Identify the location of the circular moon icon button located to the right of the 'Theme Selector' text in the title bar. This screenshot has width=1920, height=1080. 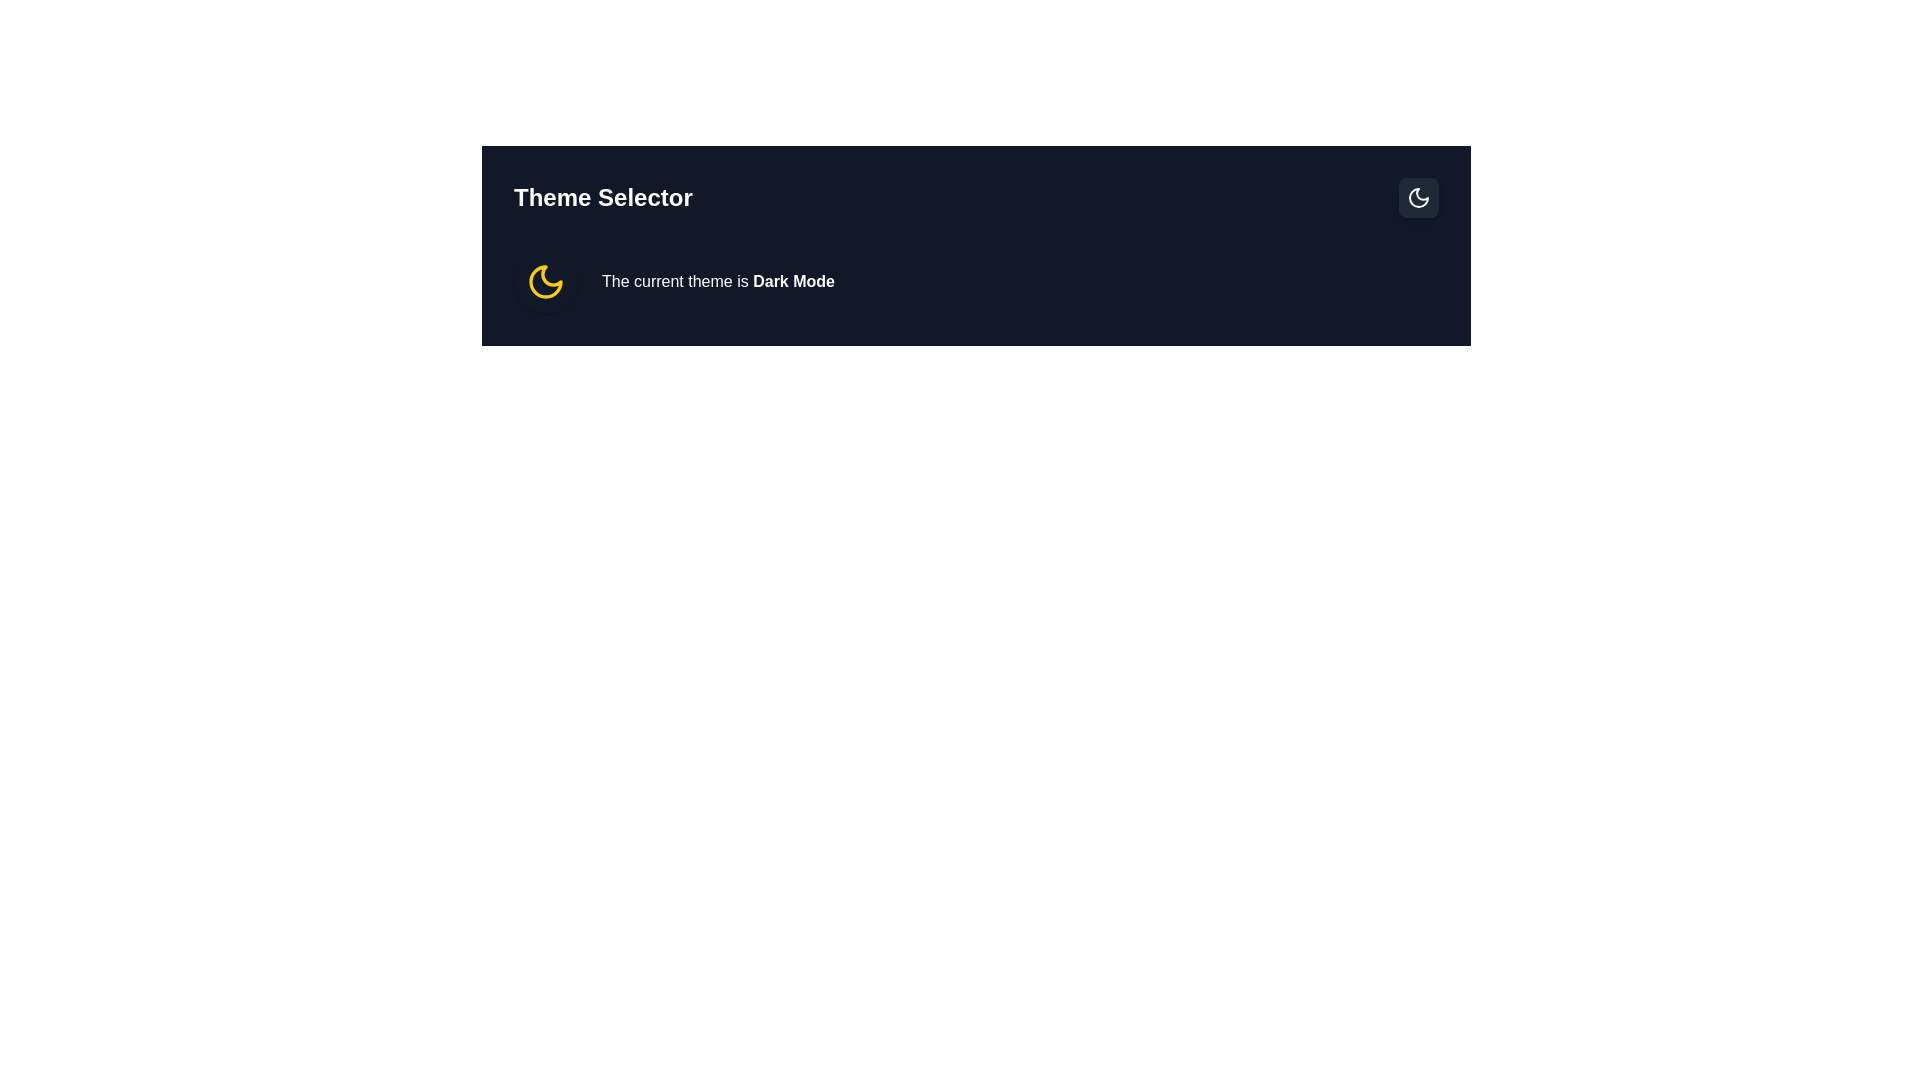
(1418, 197).